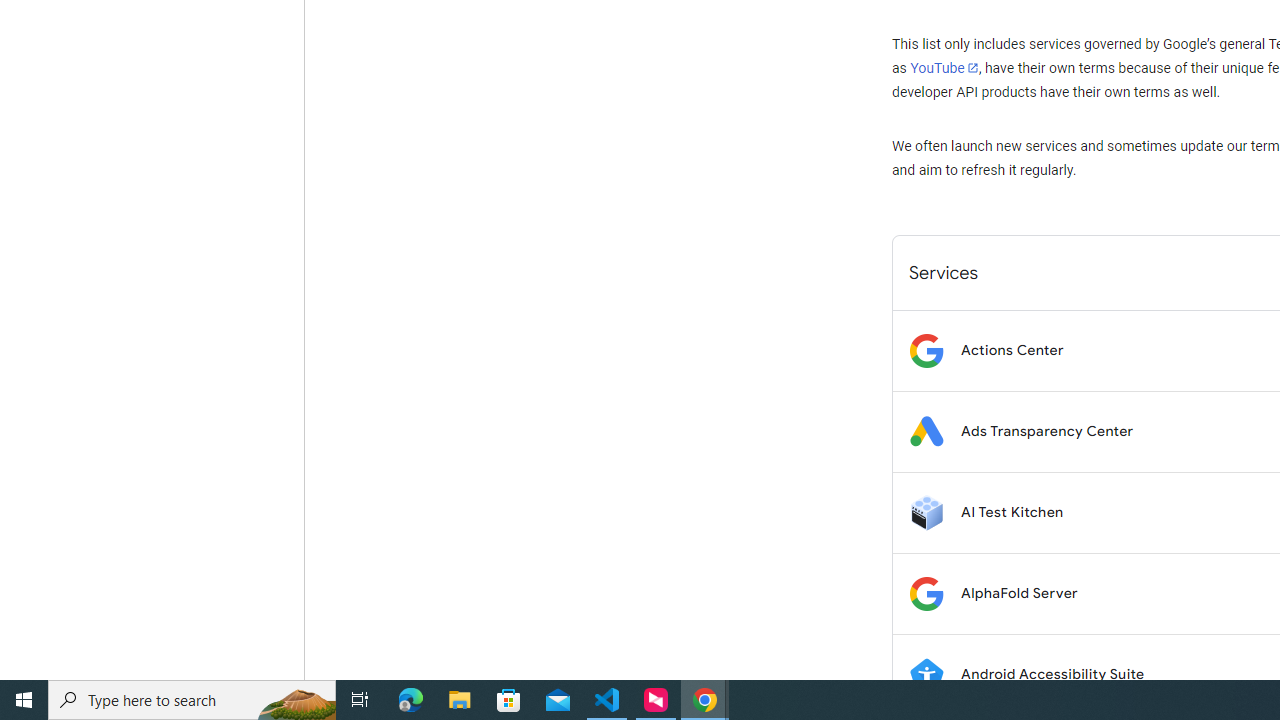 This screenshot has width=1280, height=720. What do you see at coordinates (925, 511) in the screenshot?
I see `'Logo for AI Test Kitchen'` at bounding box center [925, 511].